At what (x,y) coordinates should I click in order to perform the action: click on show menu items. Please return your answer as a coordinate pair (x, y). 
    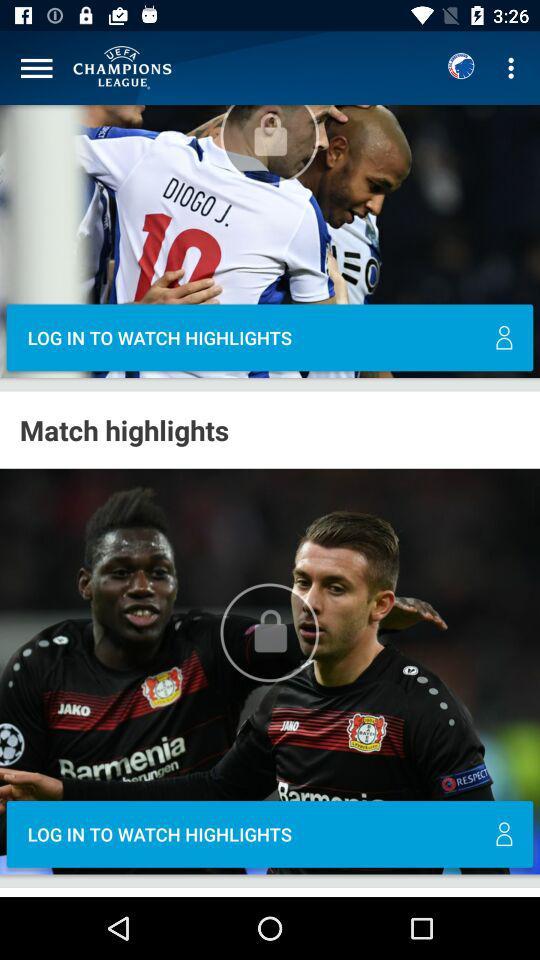
    Looking at the image, I should click on (36, 68).